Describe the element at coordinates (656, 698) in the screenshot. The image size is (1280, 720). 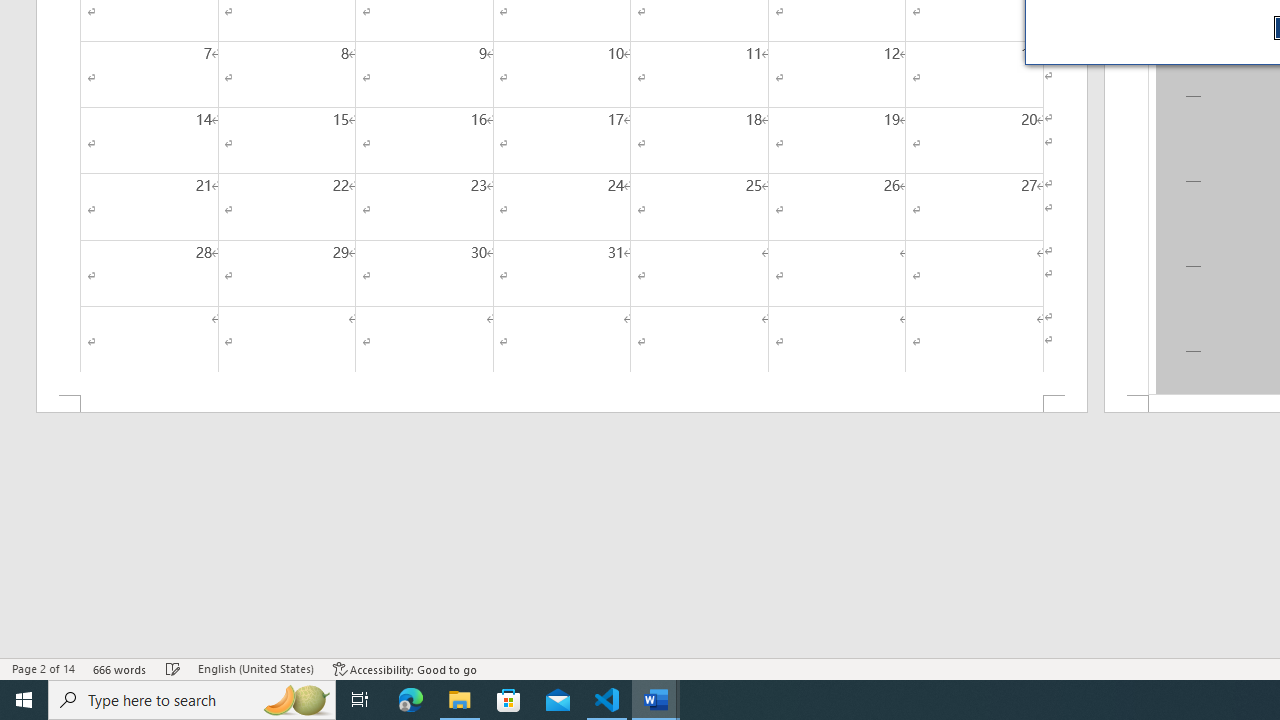
I see `'Word - 2 running windows'` at that location.